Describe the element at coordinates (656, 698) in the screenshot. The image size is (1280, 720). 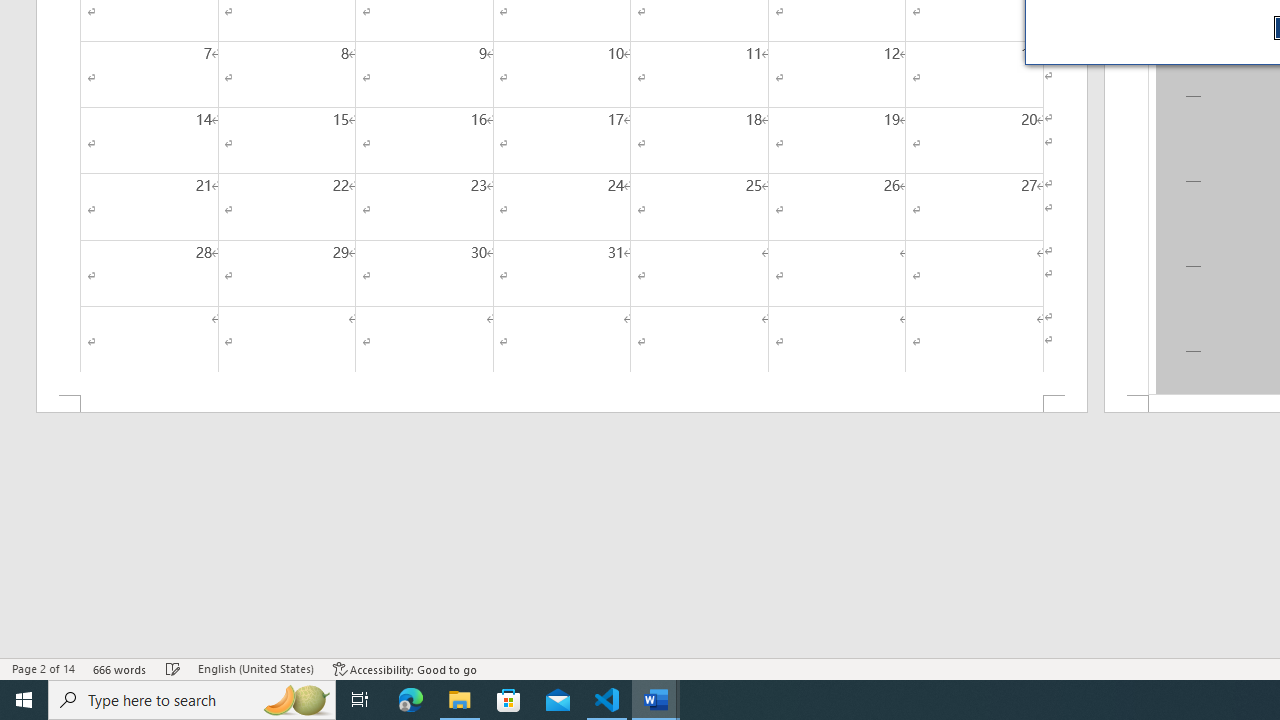
I see `'Word - 2 running windows'` at that location.